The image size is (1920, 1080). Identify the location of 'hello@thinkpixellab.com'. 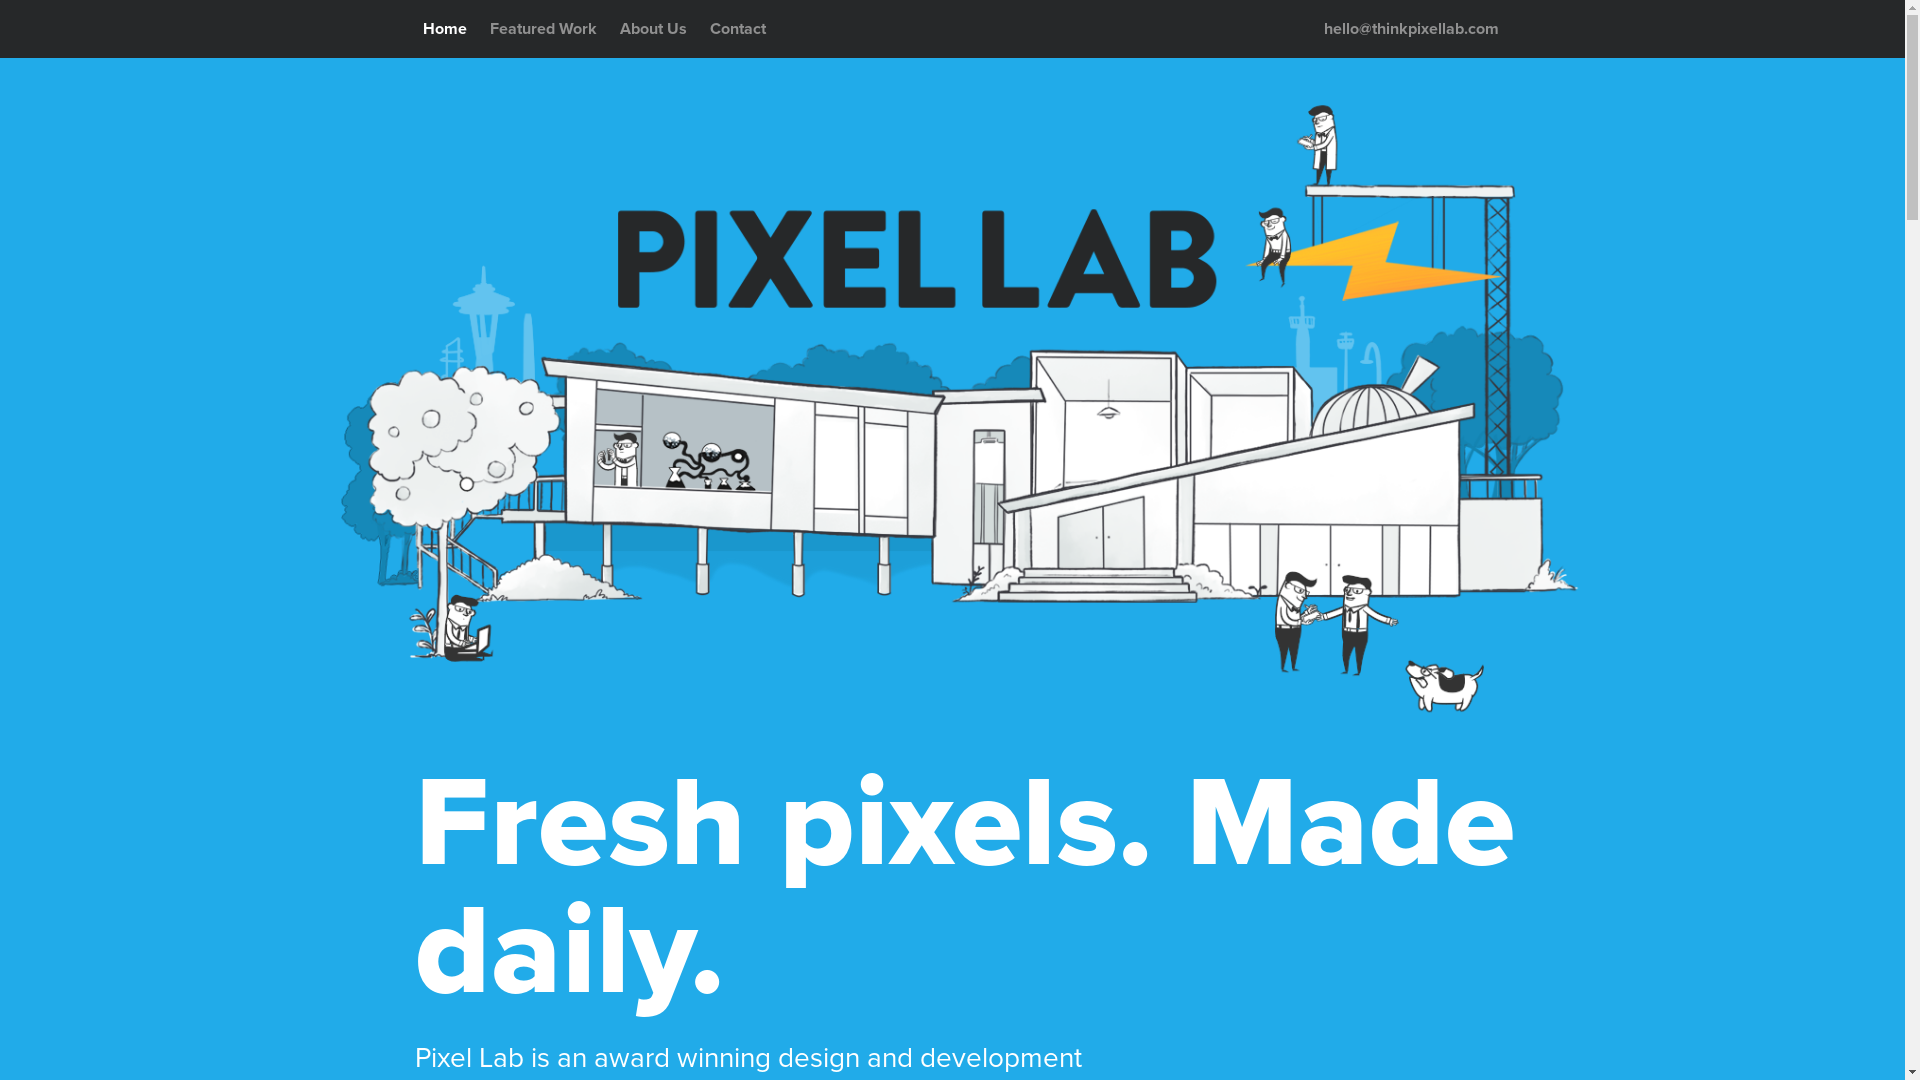
(1410, 29).